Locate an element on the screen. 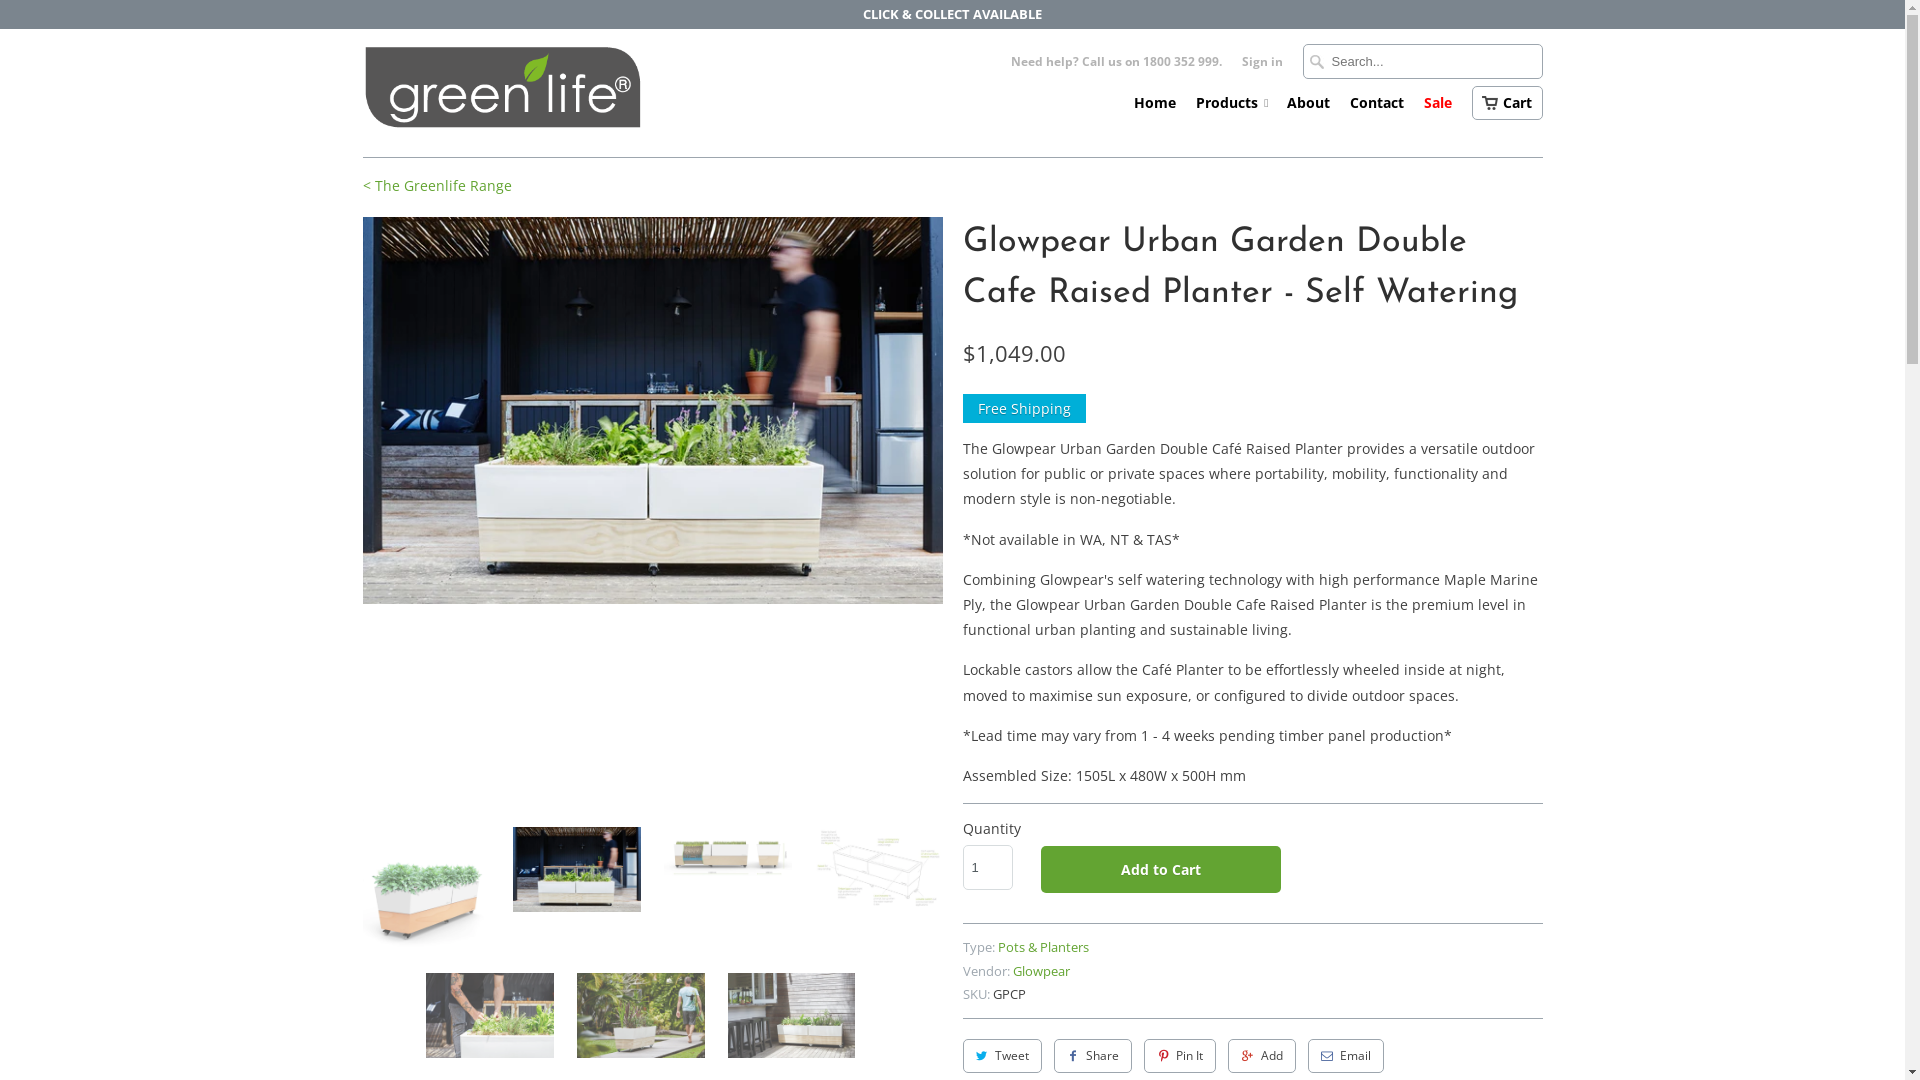  'CLICK & COLLECT AVAILABLE' is located at coordinates (951, 14).